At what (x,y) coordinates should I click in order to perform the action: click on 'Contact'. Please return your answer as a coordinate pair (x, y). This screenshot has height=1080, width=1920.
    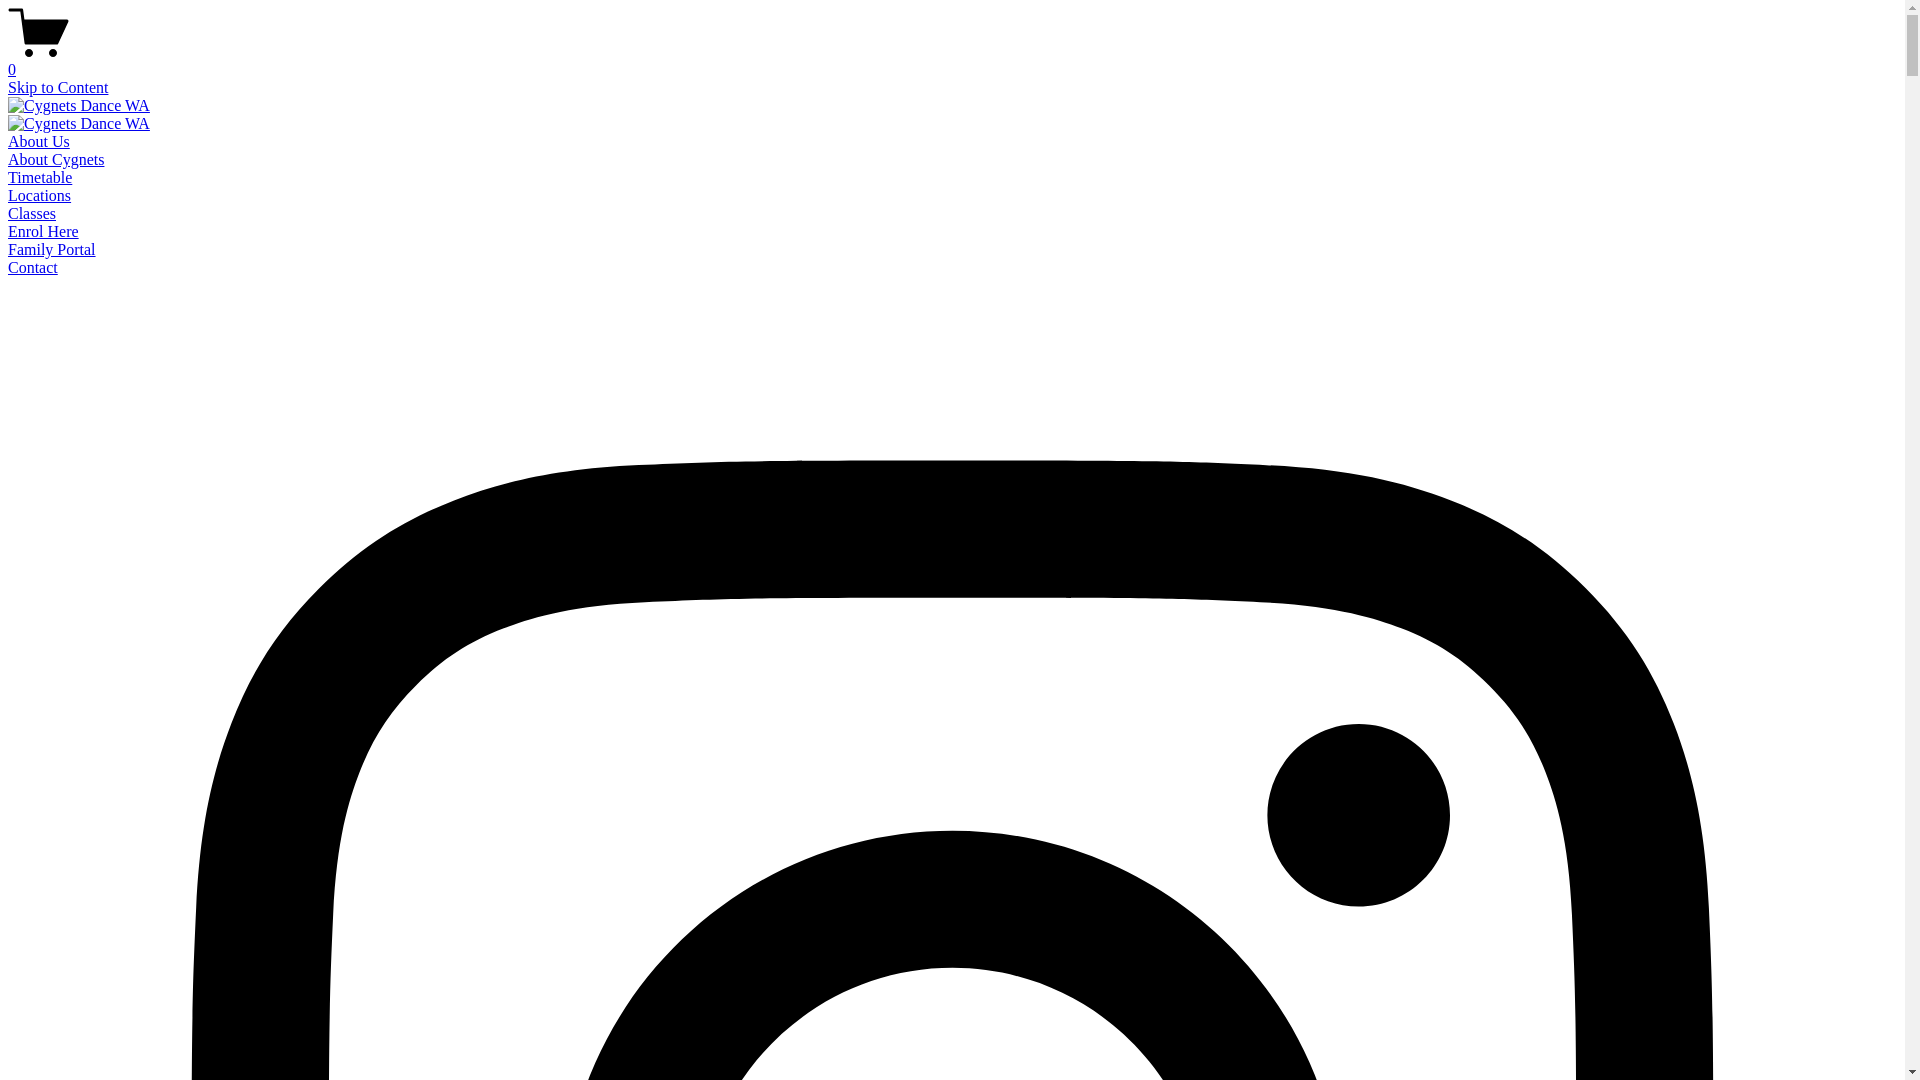
    Looking at the image, I should click on (33, 266).